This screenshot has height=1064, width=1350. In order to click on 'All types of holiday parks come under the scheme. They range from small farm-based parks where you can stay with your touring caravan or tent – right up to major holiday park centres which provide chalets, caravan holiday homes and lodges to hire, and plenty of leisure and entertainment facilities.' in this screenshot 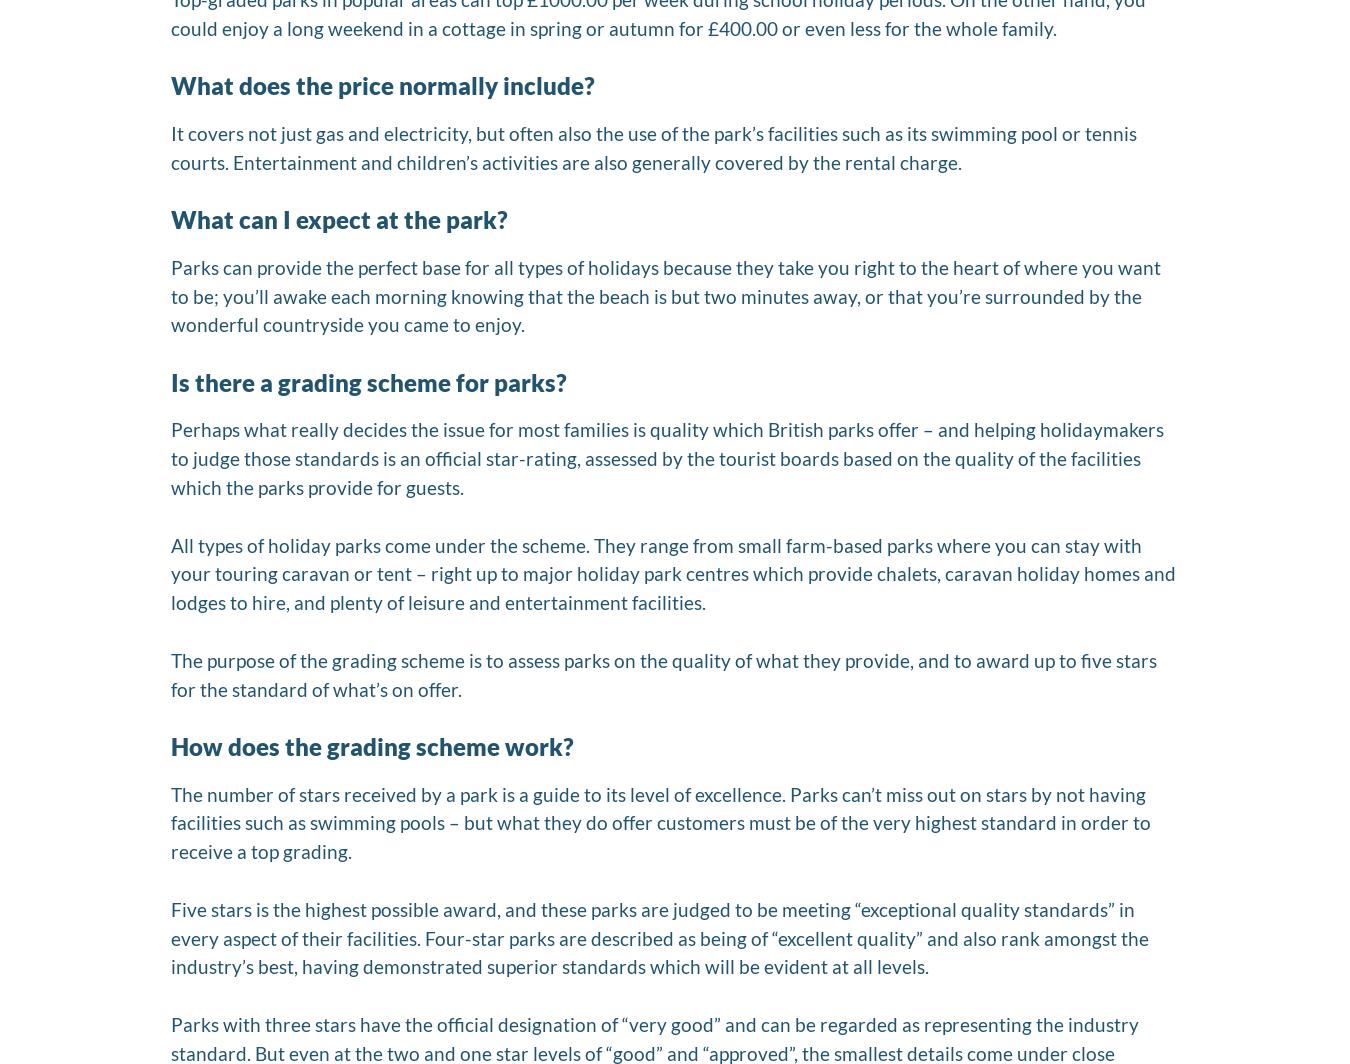, I will do `click(673, 573)`.